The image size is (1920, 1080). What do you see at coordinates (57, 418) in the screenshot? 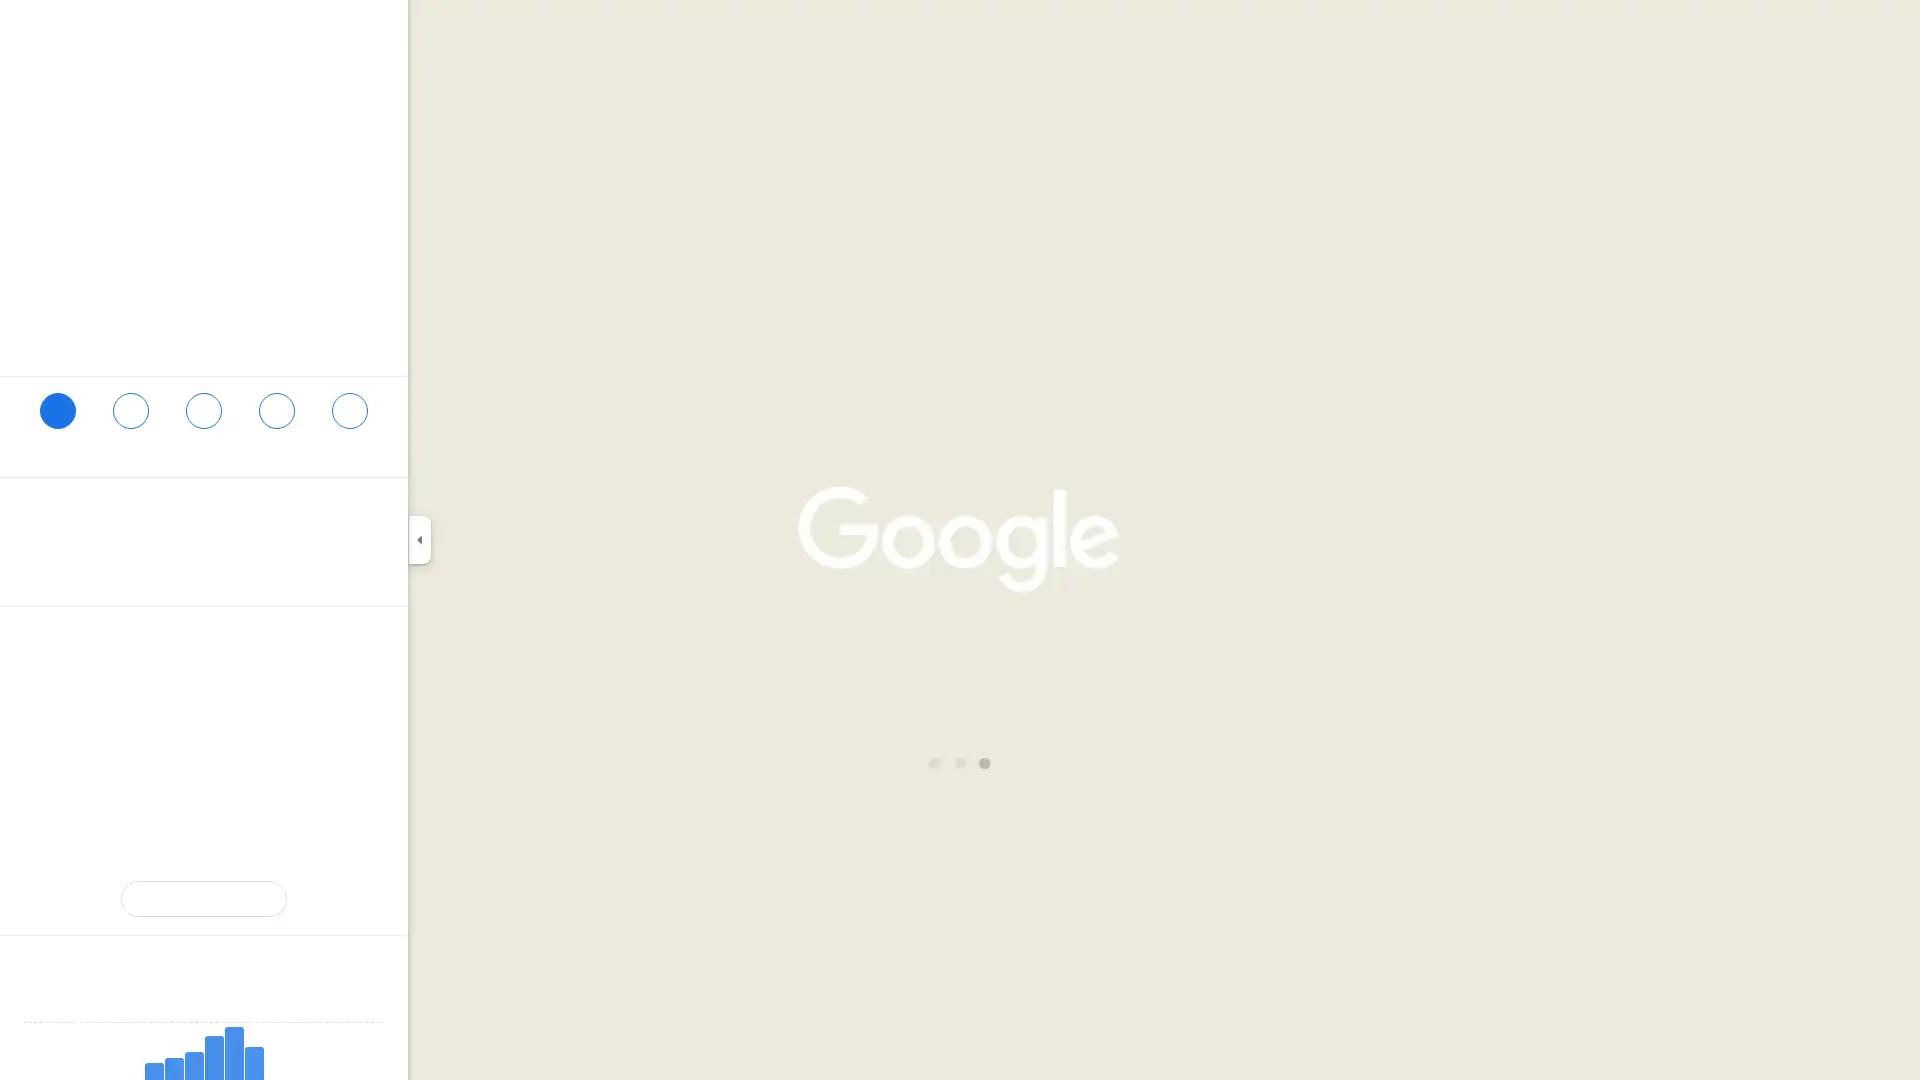
I see `Directions to Every Thing Goes Book Cafe and Neighborhood Stage` at bounding box center [57, 418].